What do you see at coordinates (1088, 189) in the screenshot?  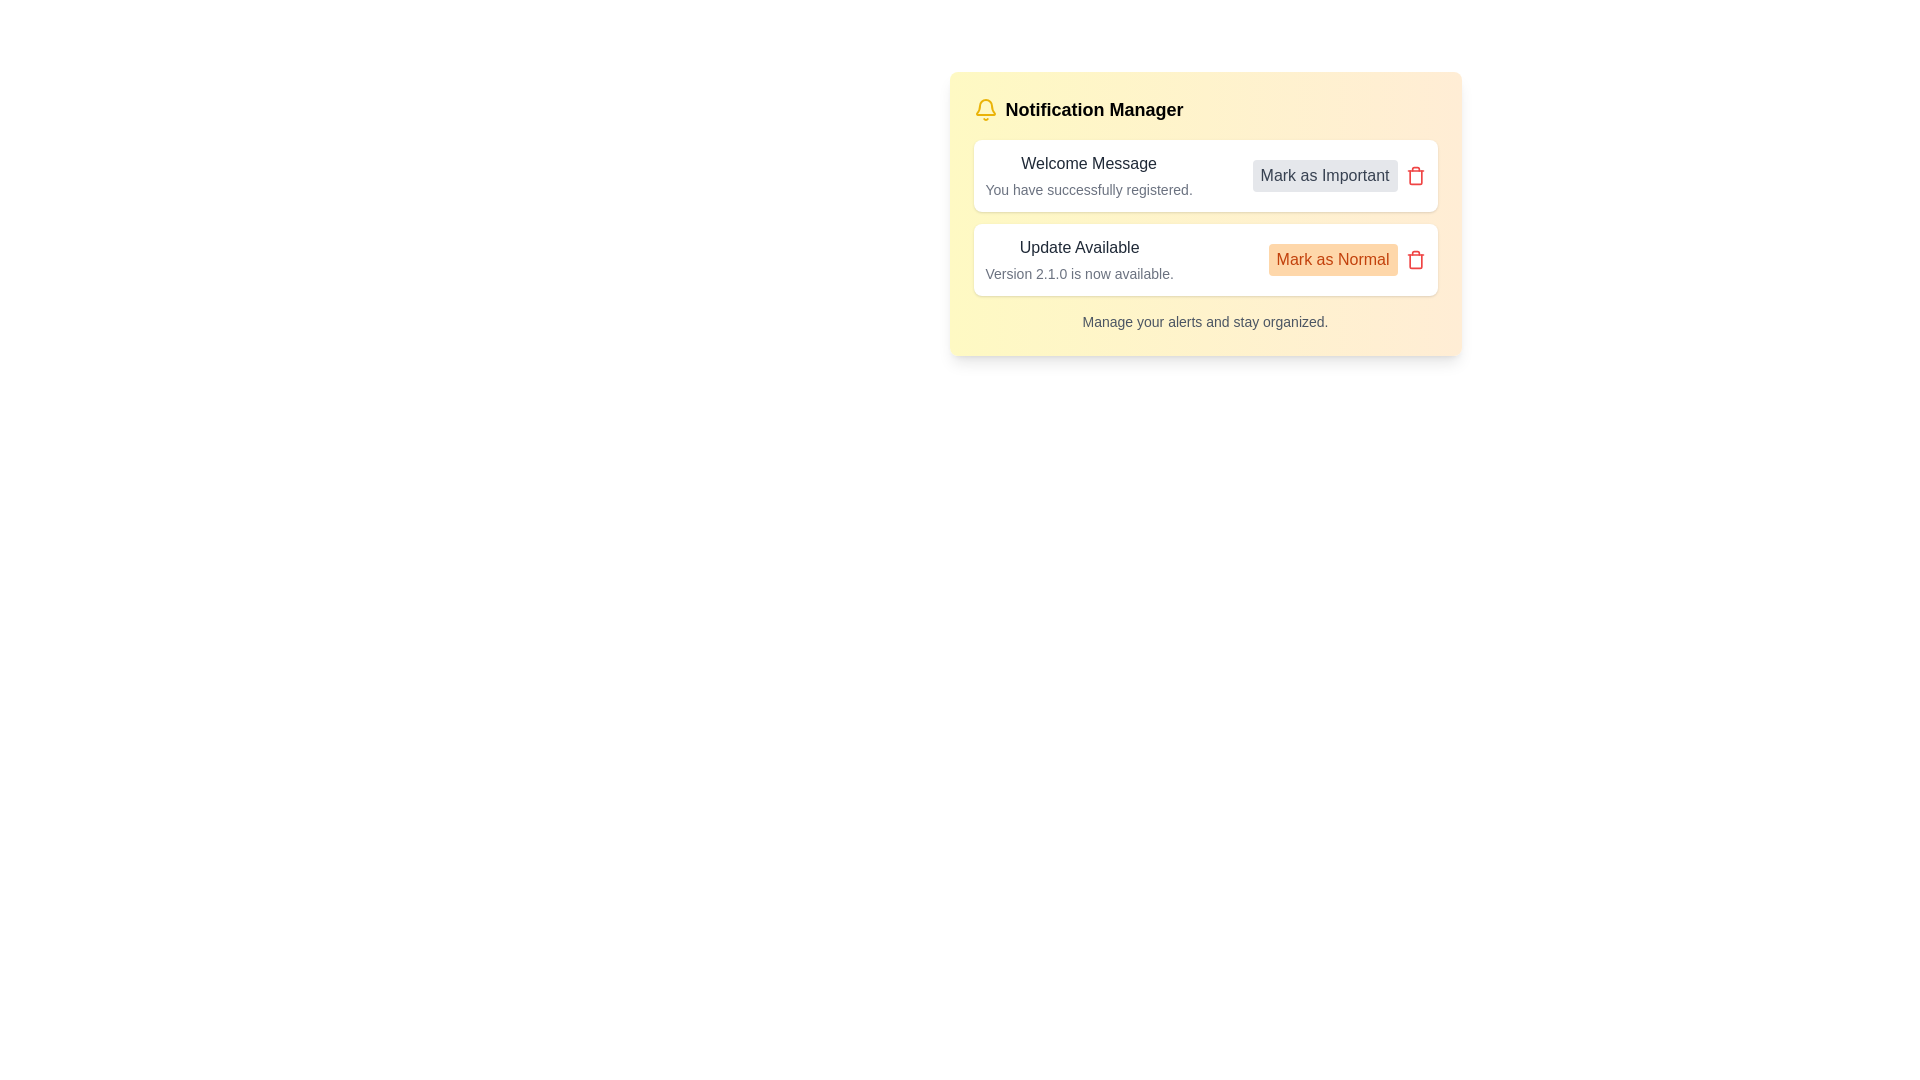 I see `the text snippet that reads 'You have successfully registered.' which is located directly below the 'Welcome Message' heading within the notification card in the upper-right quadrant of the application interface` at bounding box center [1088, 189].